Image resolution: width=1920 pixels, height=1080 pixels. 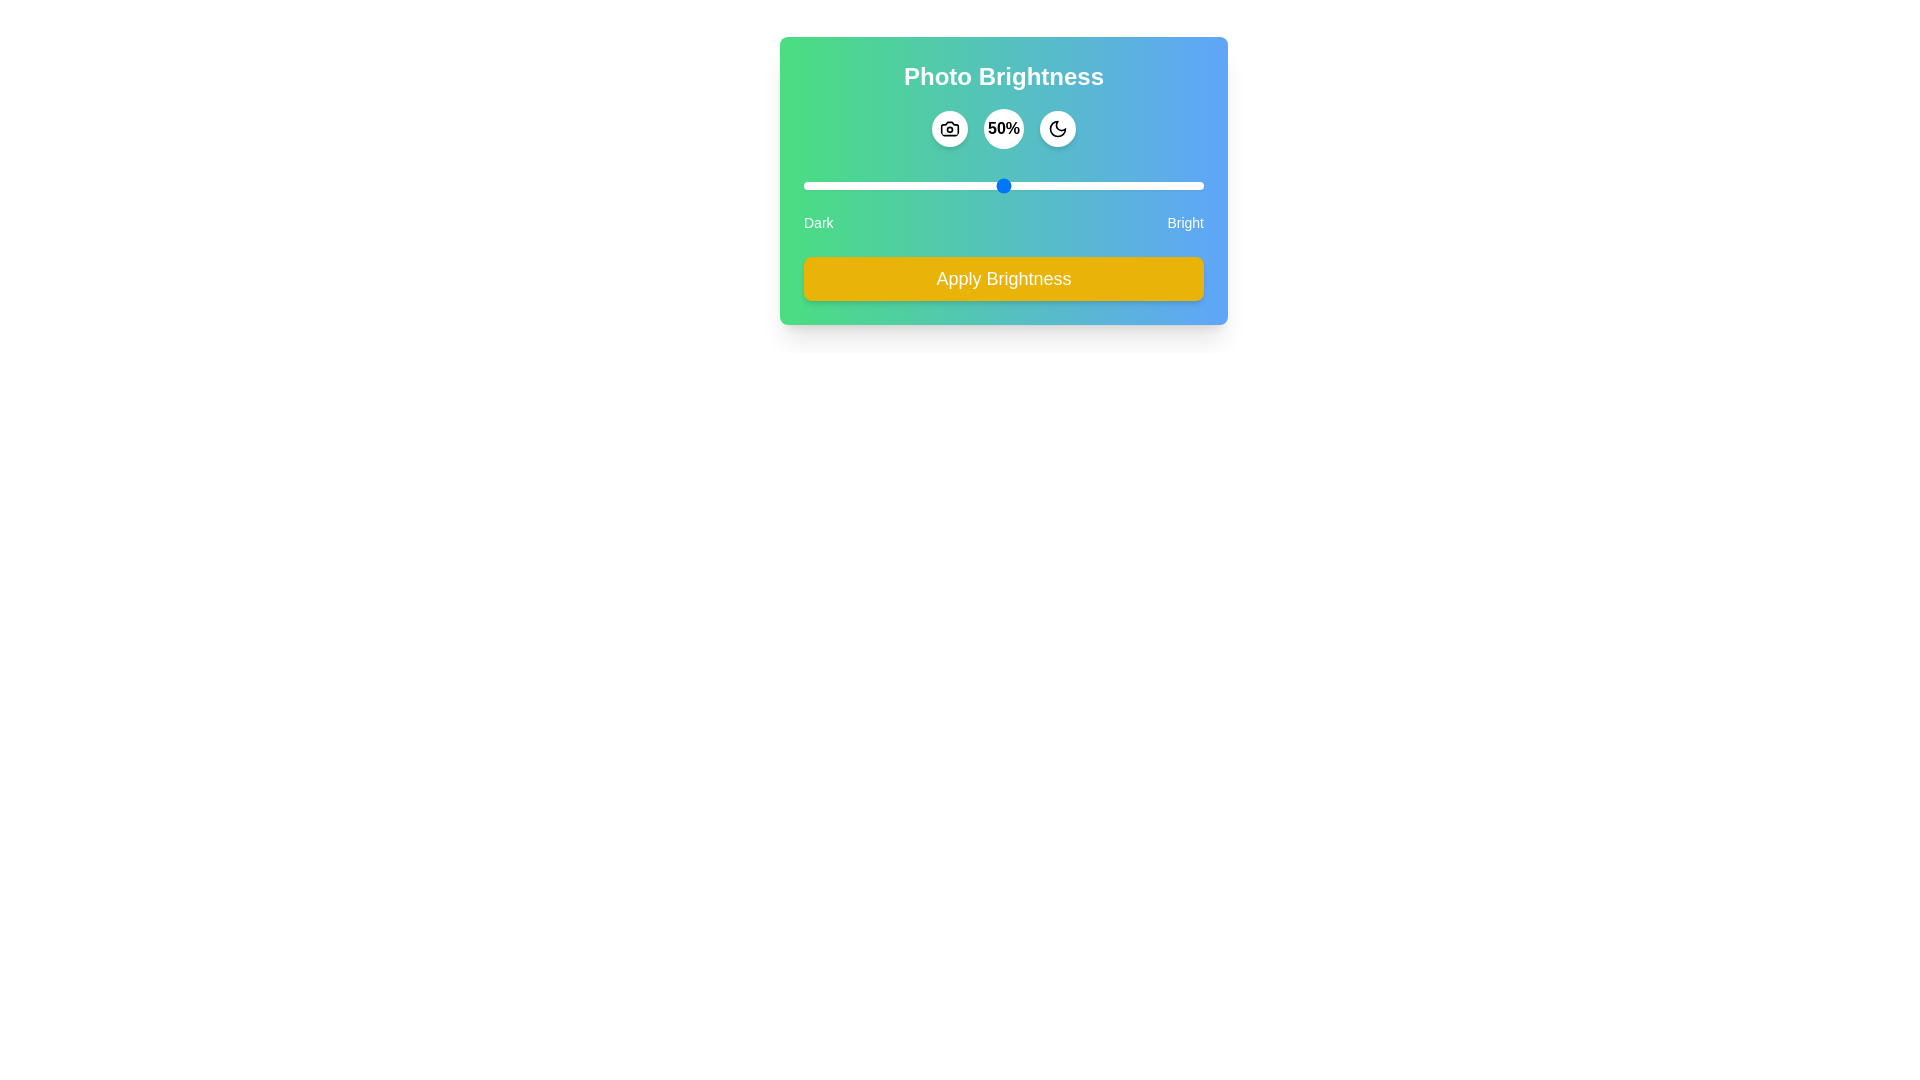 I want to click on the brightness slider to 19%, so click(x=879, y=185).